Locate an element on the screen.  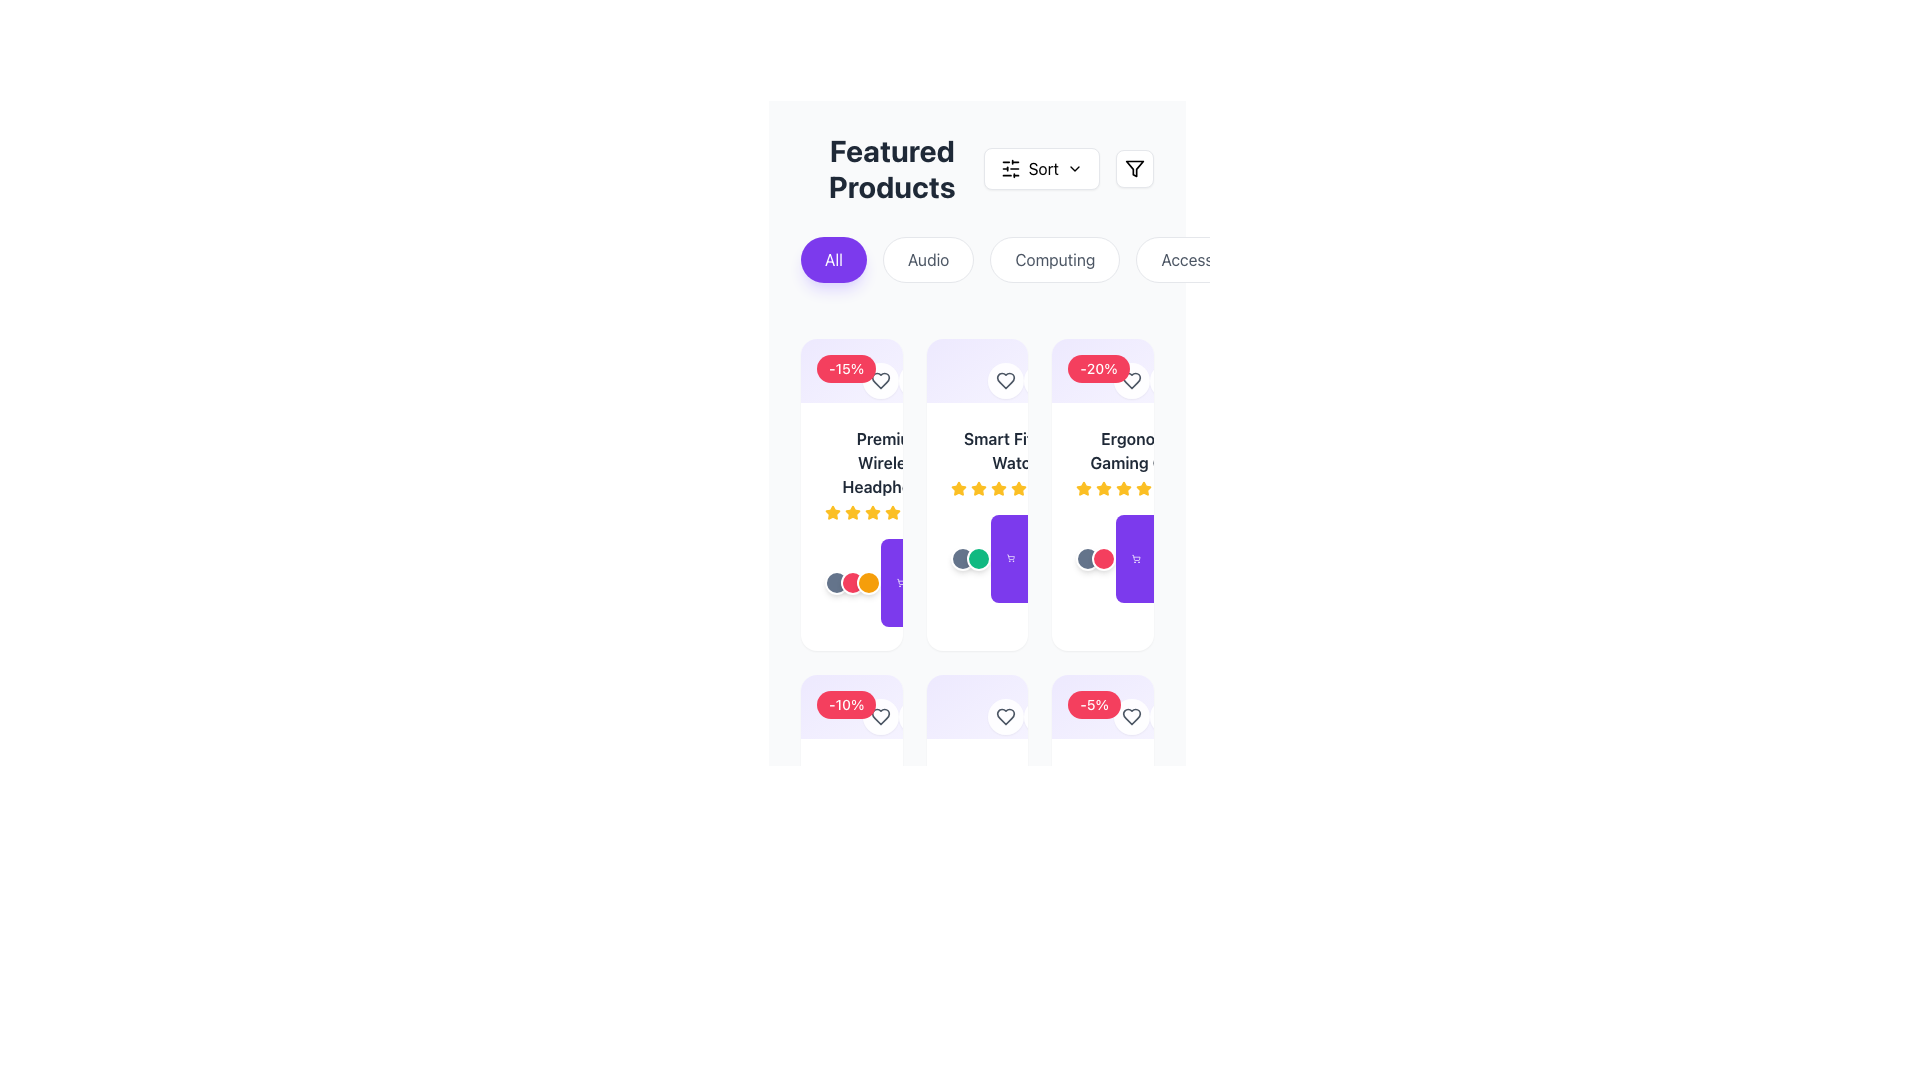
the downward-pointing chevron icon within the 'Sort' button is located at coordinates (1074, 168).